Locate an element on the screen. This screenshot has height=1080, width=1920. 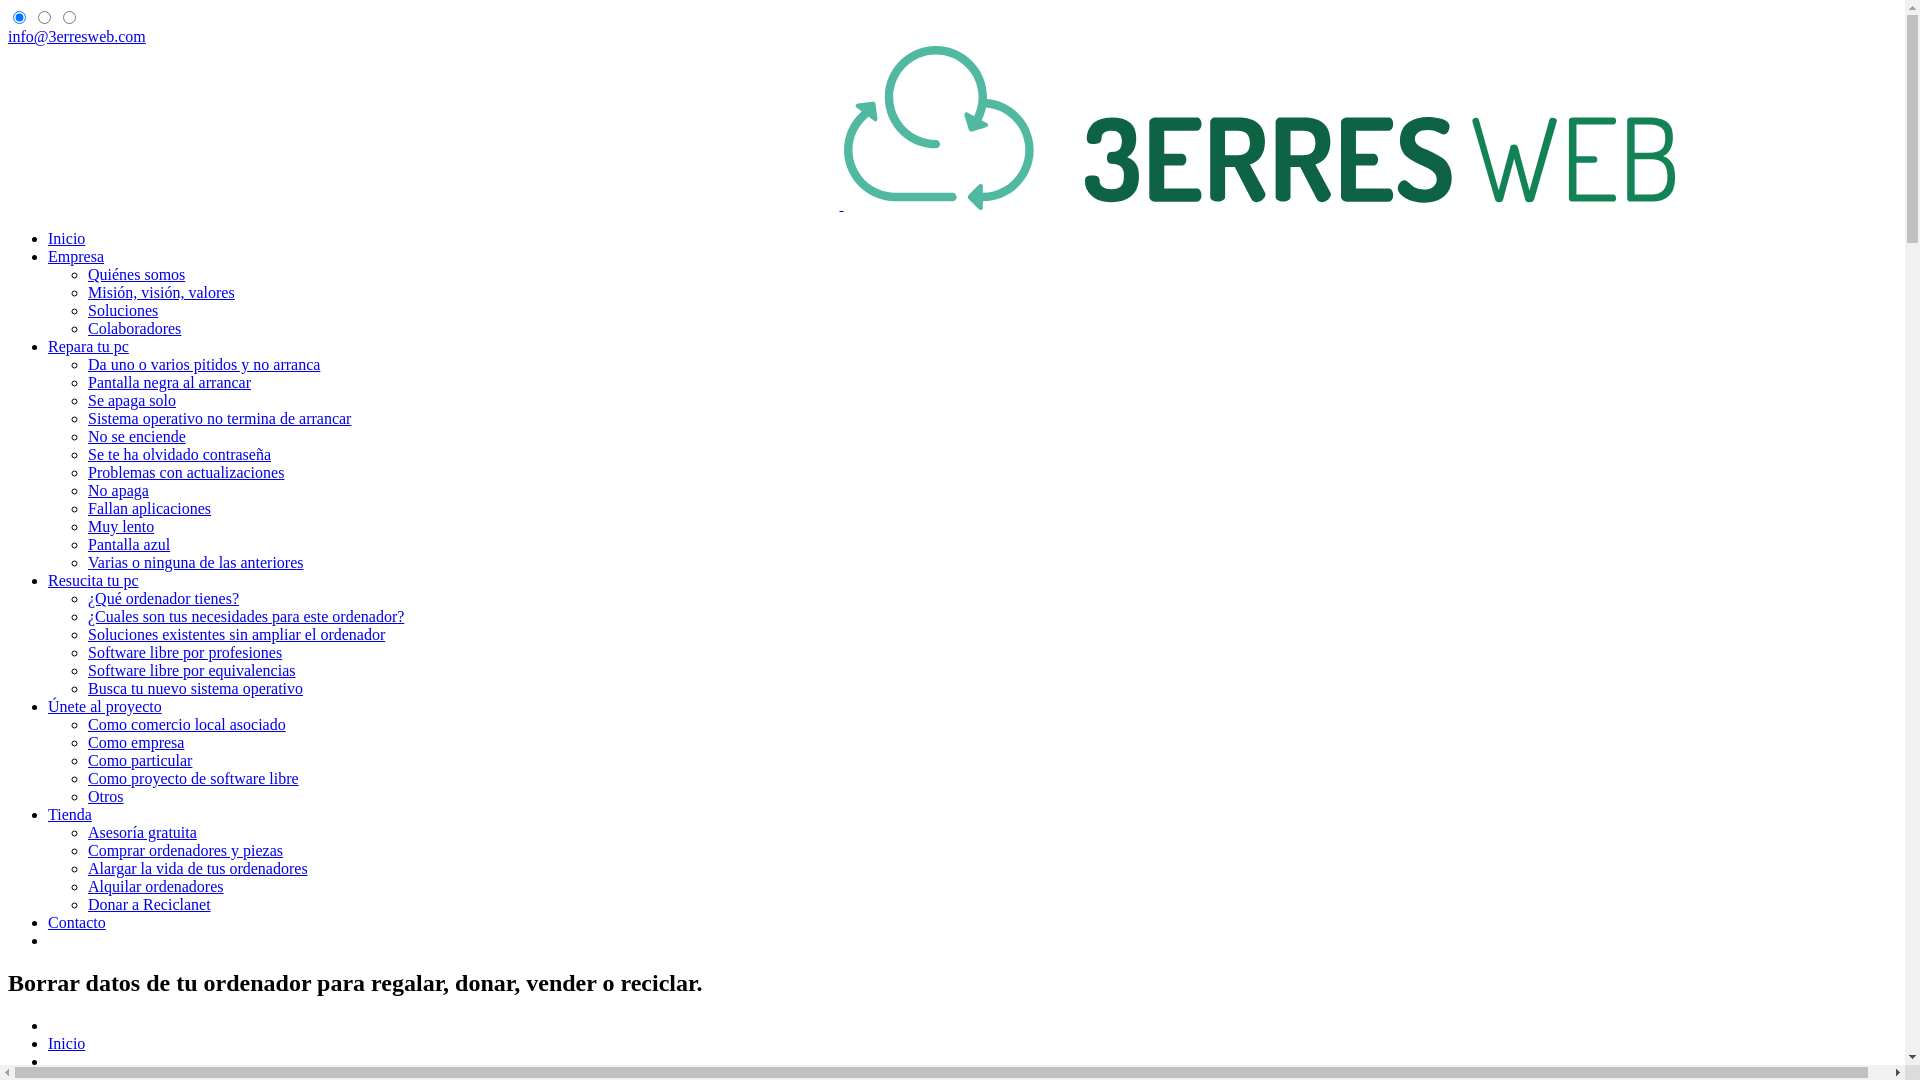
'Inicio' is located at coordinates (66, 237).